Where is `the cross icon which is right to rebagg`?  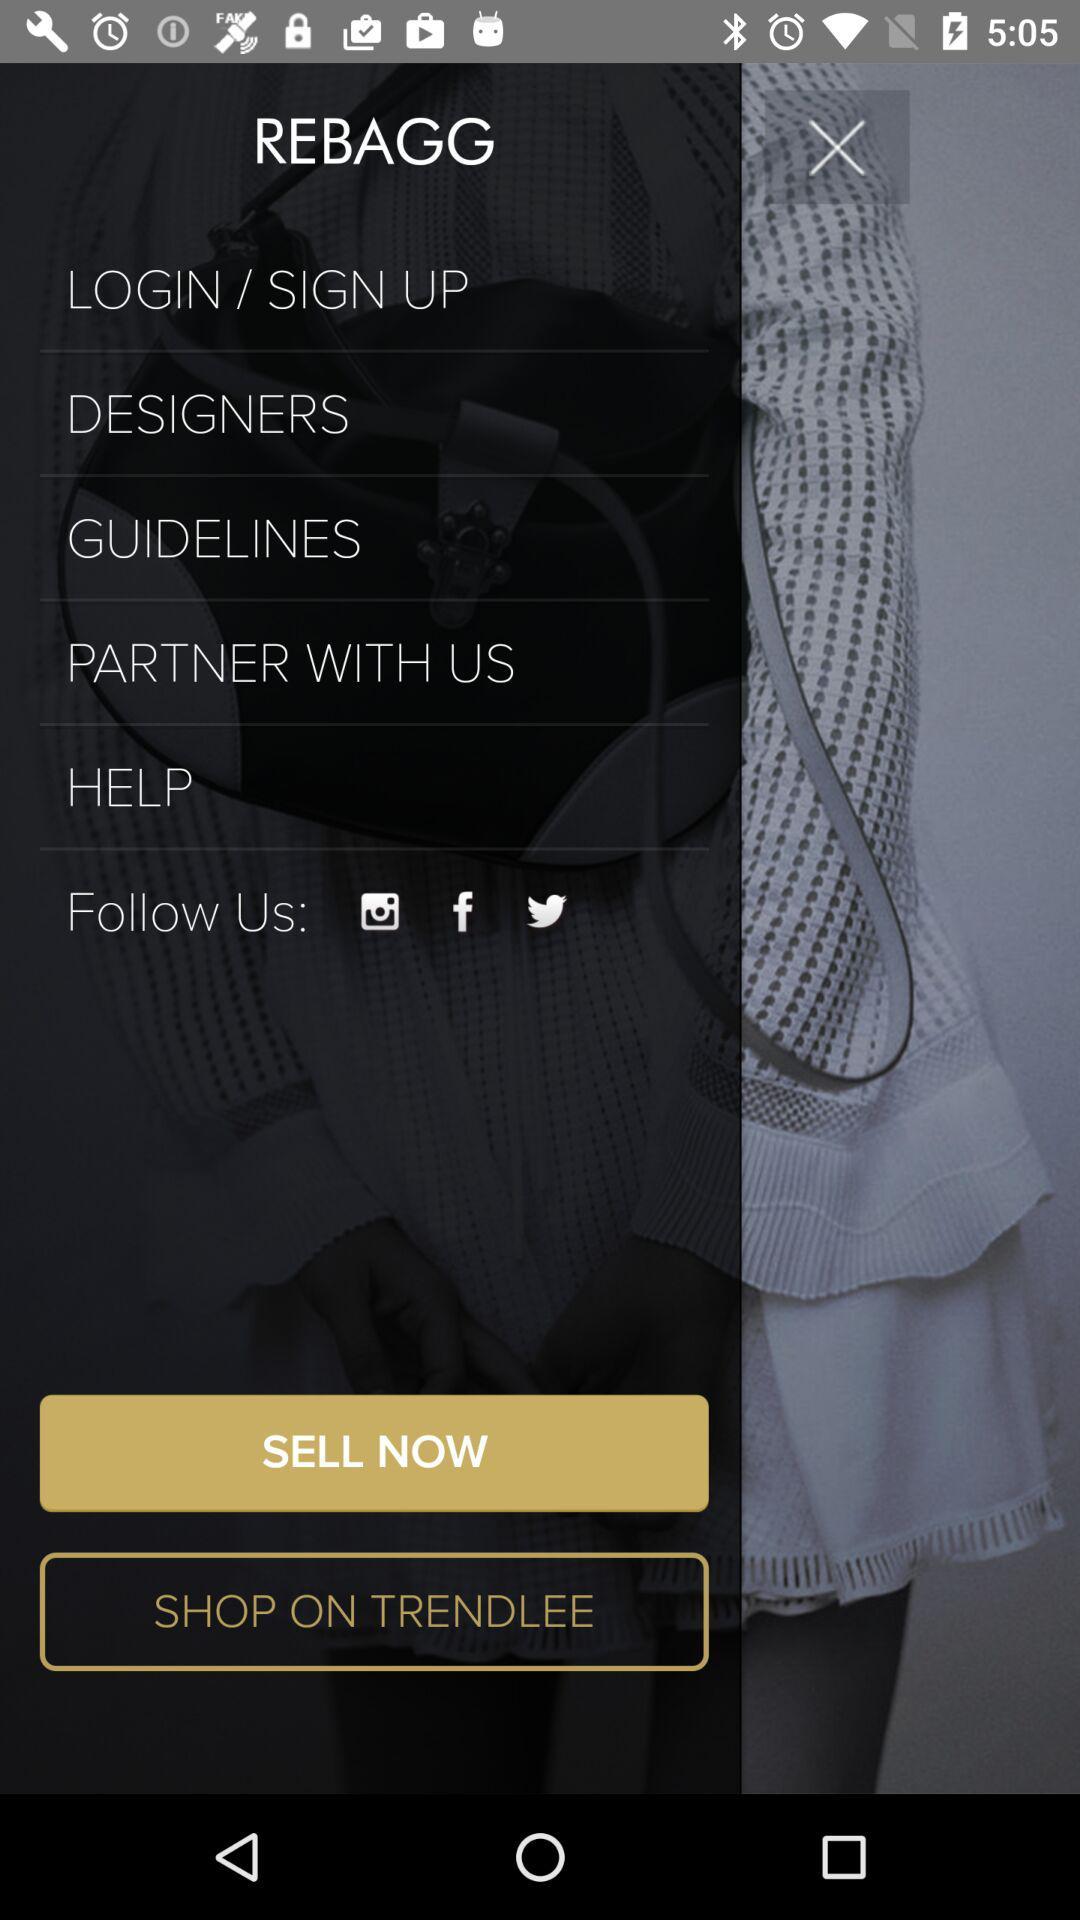
the cross icon which is right to rebagg is located at coordinates (837, 145).